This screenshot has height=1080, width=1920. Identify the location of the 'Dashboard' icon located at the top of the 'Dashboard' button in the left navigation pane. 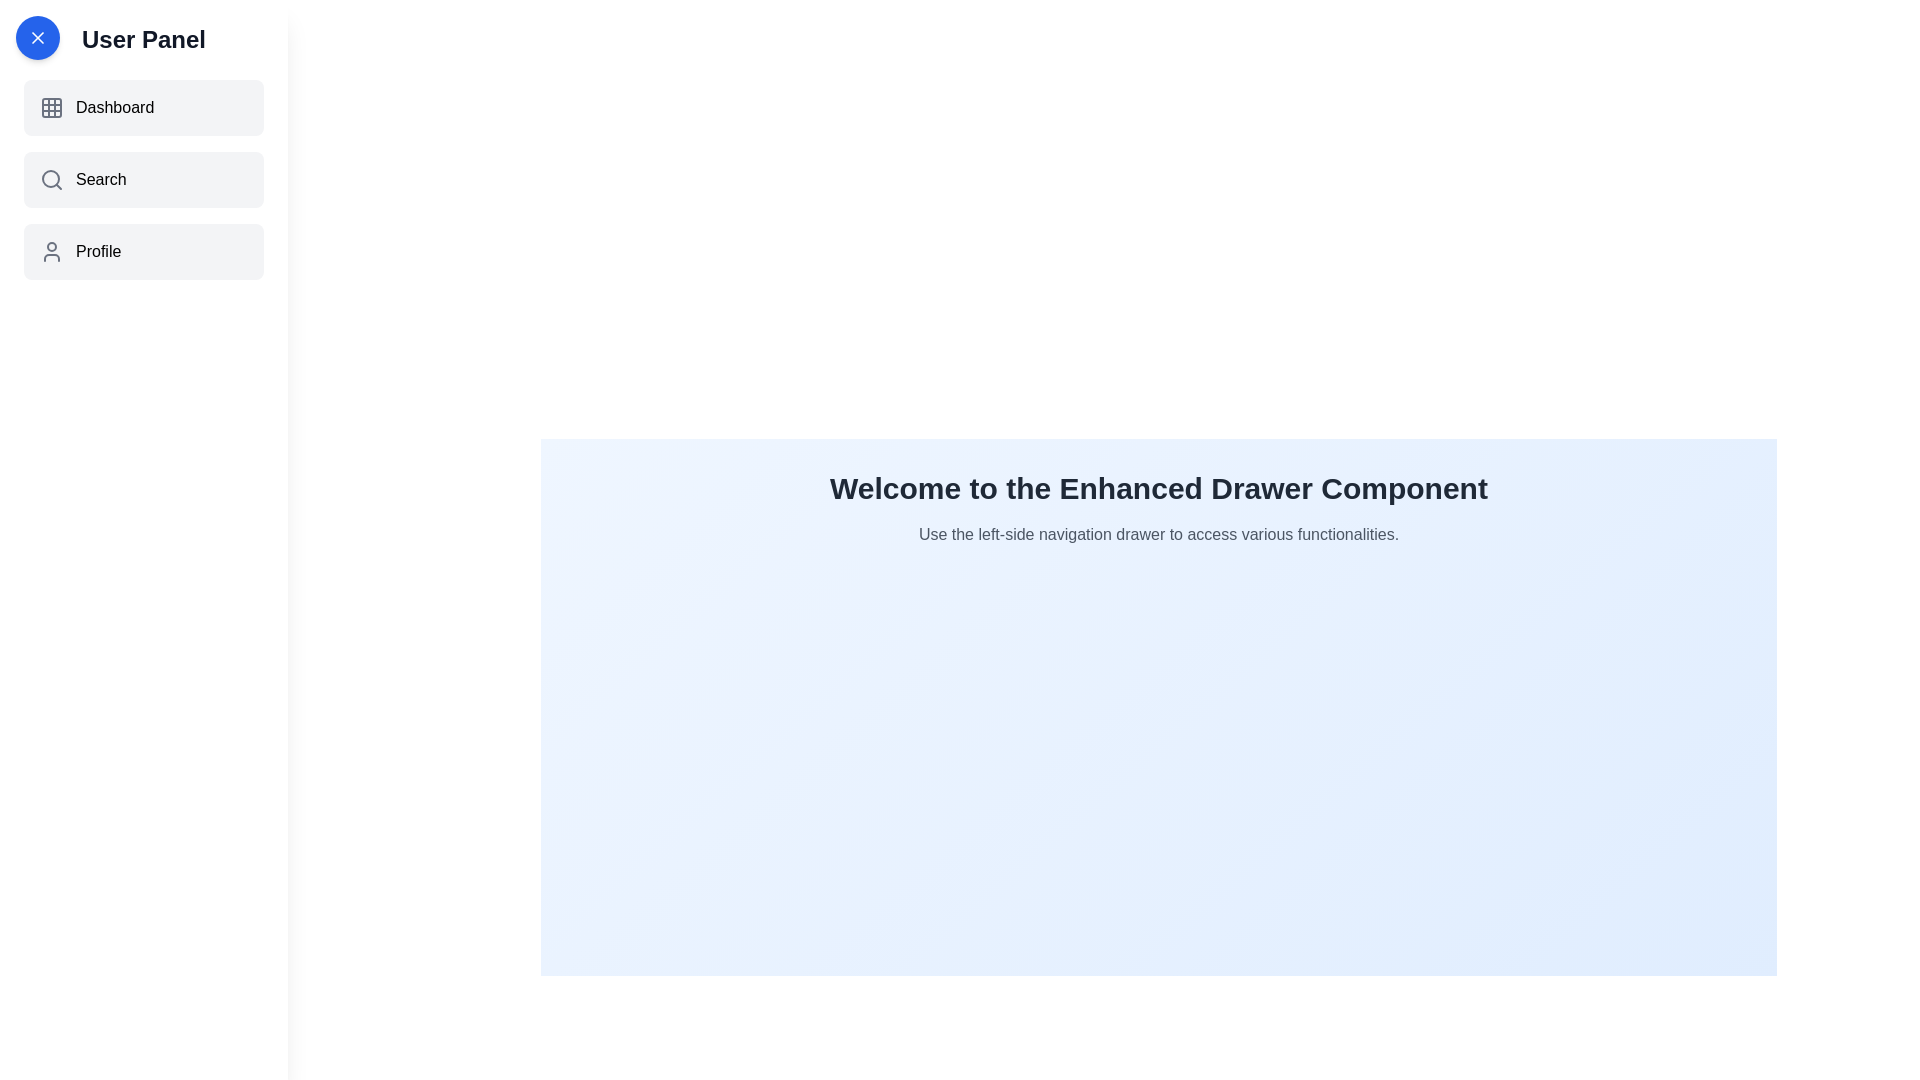
(52, 108).